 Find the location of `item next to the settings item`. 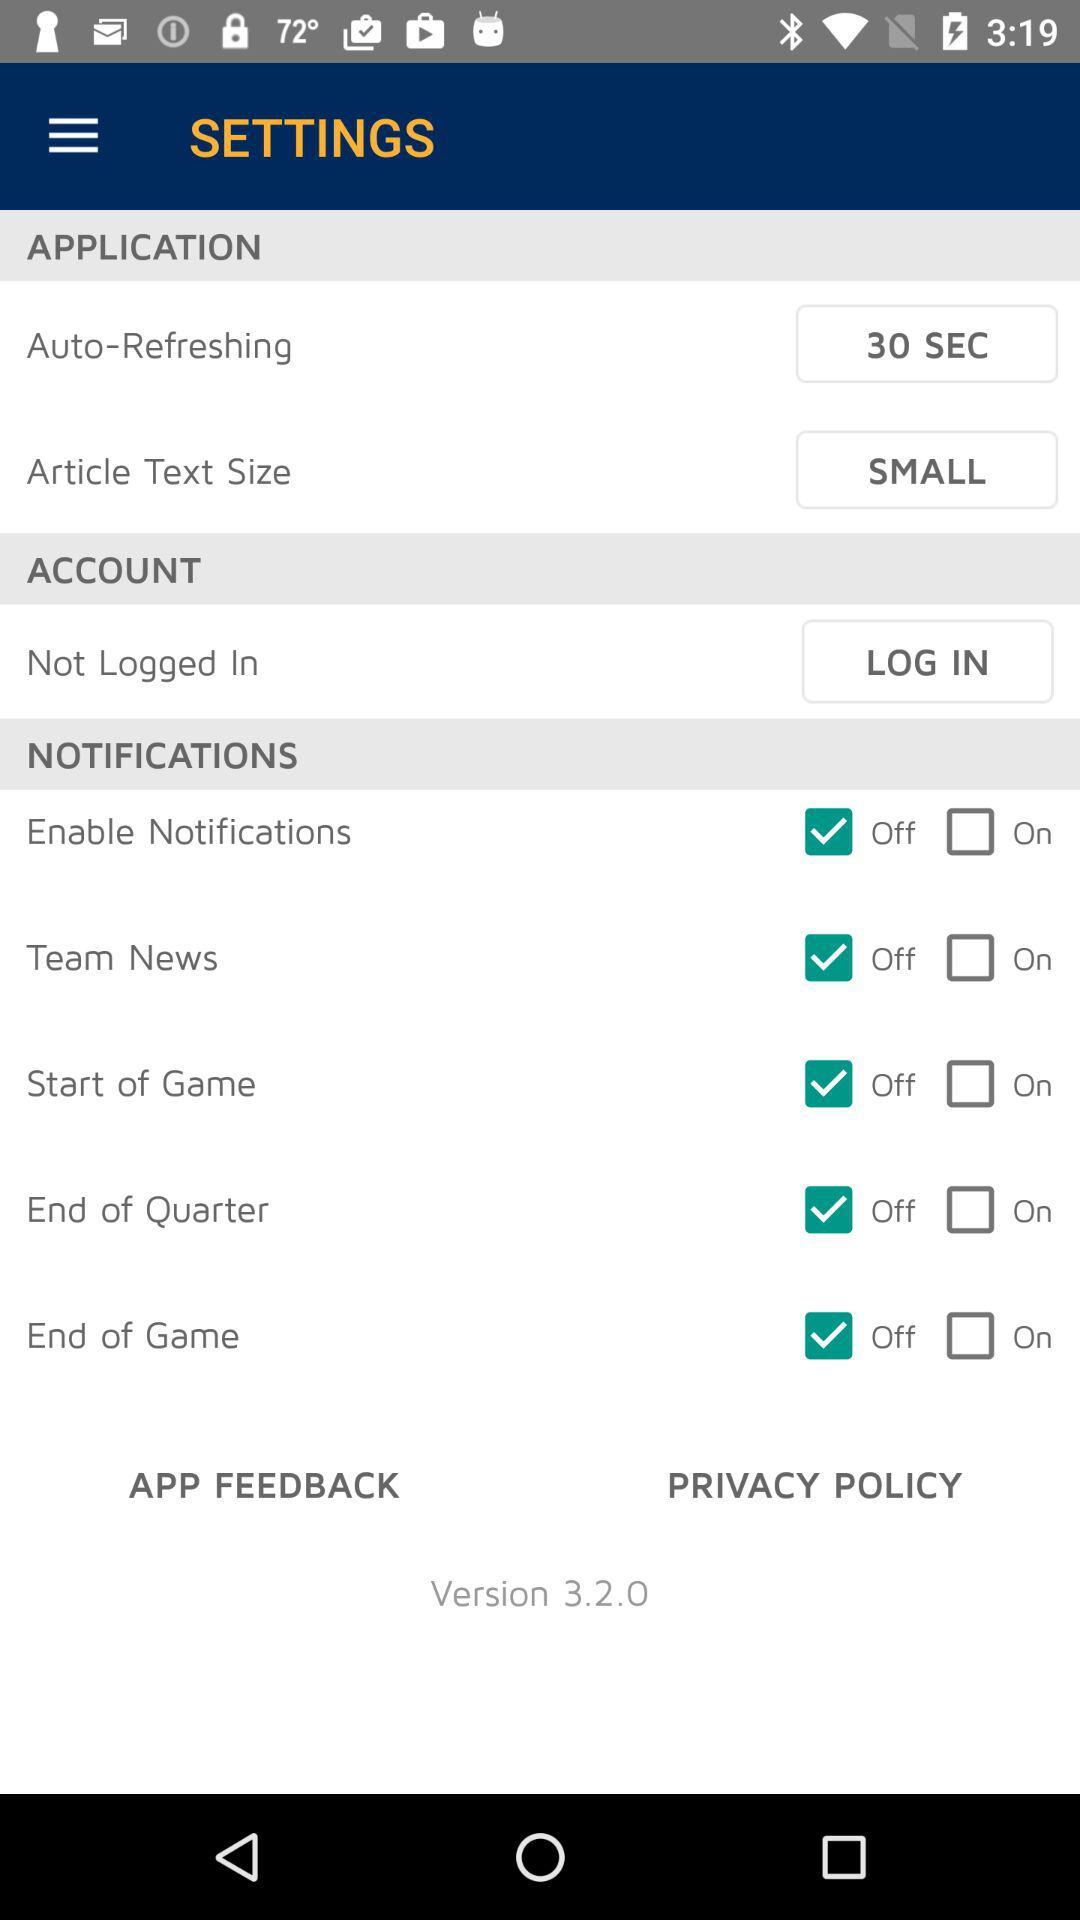

item next to the settings item is located at coordinates (72, 135).